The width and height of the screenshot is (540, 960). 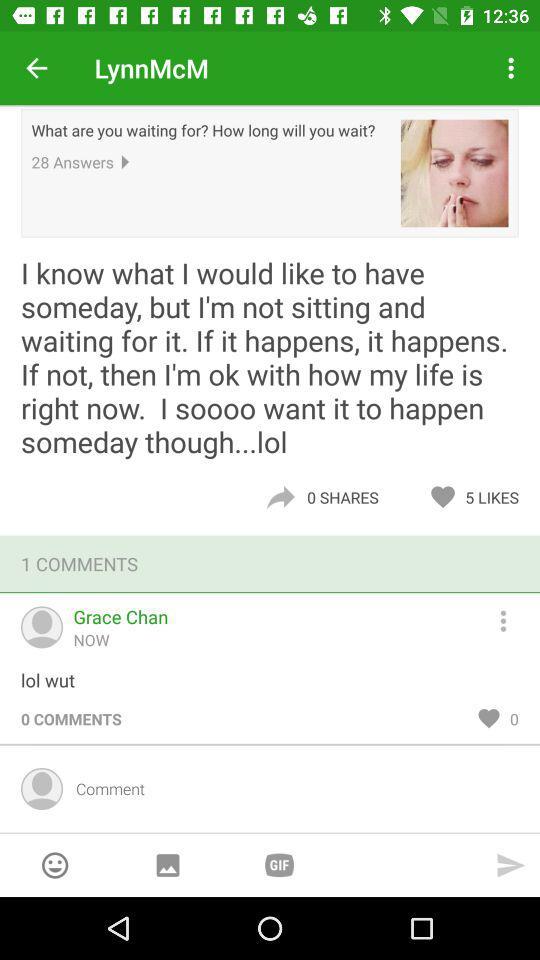 What do you see at coordinates (55, 864) in the screenshot?
I see `posts emoji` at bounding box center [55, 864].